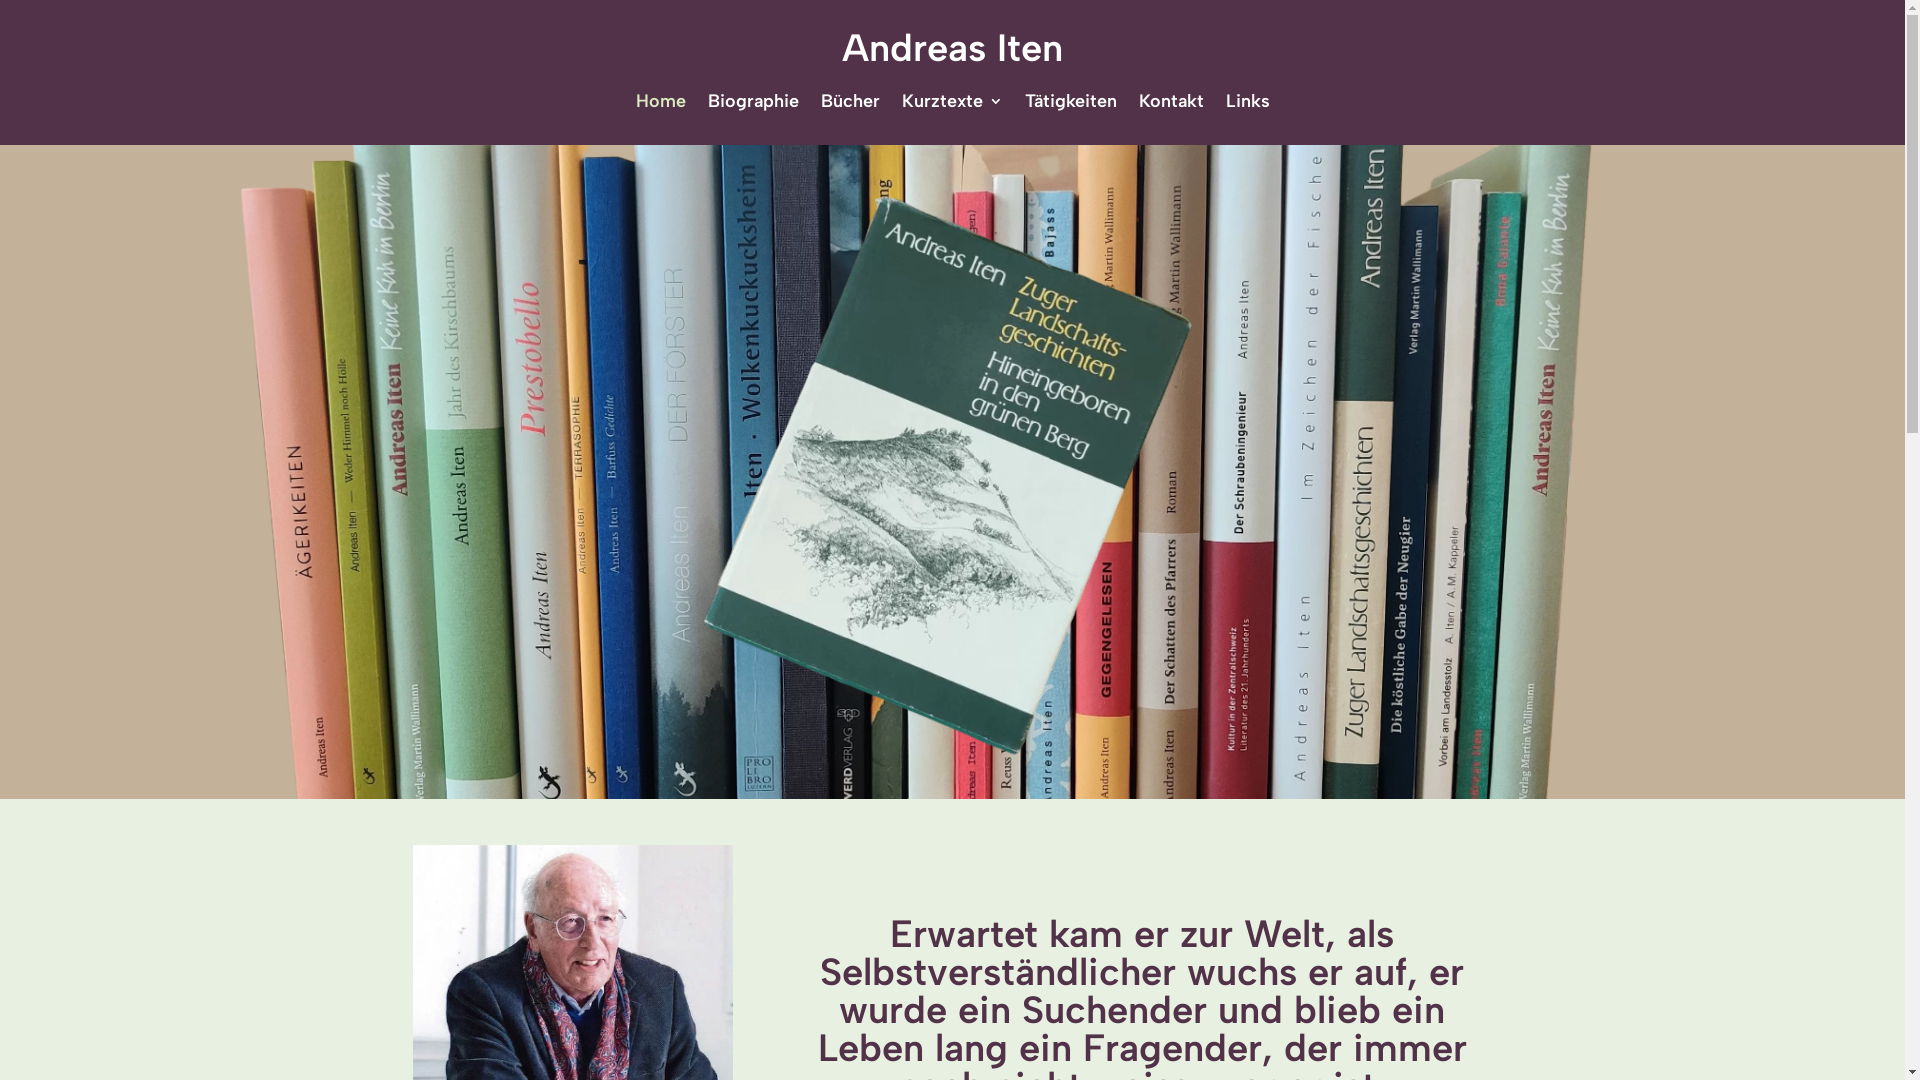  I want to click on 'Kurztexte', so click(901, 104).